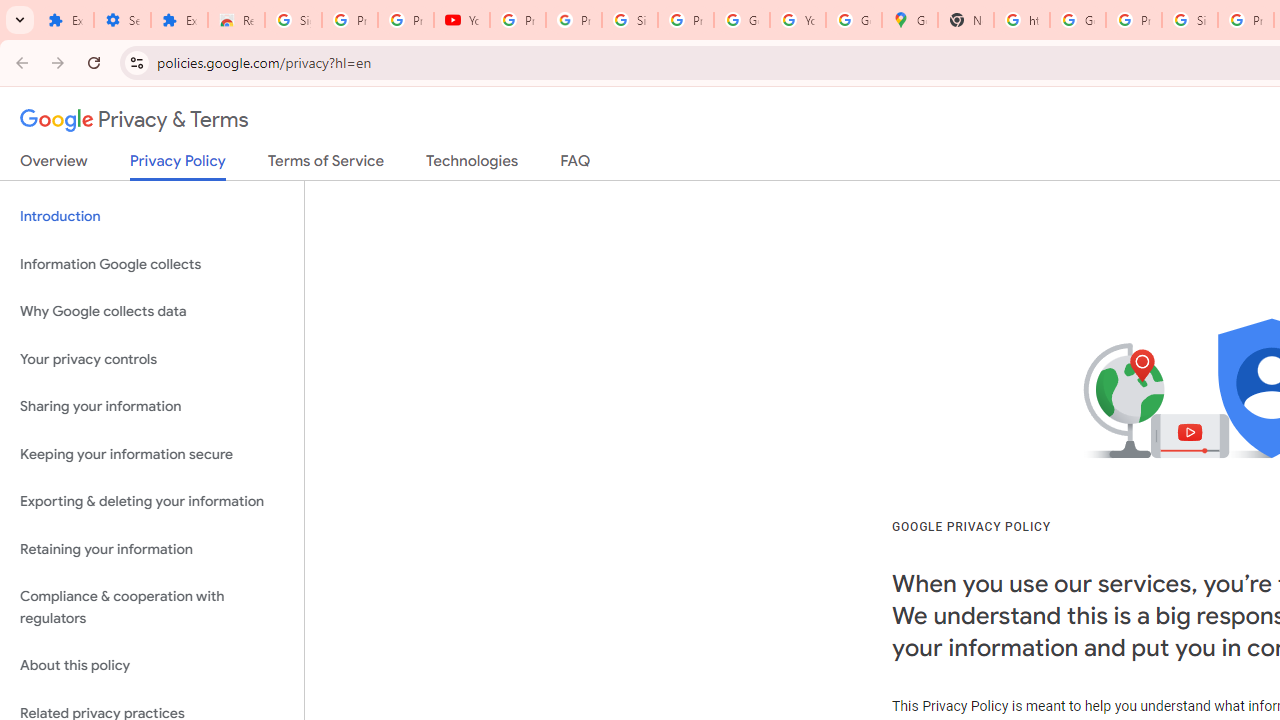 The width and height of the screenshot is (1280, 720). Describe the element at coordinates (151, 607) in the screenshot. I see `'Compliance & cooperation with regulators'` at that location.